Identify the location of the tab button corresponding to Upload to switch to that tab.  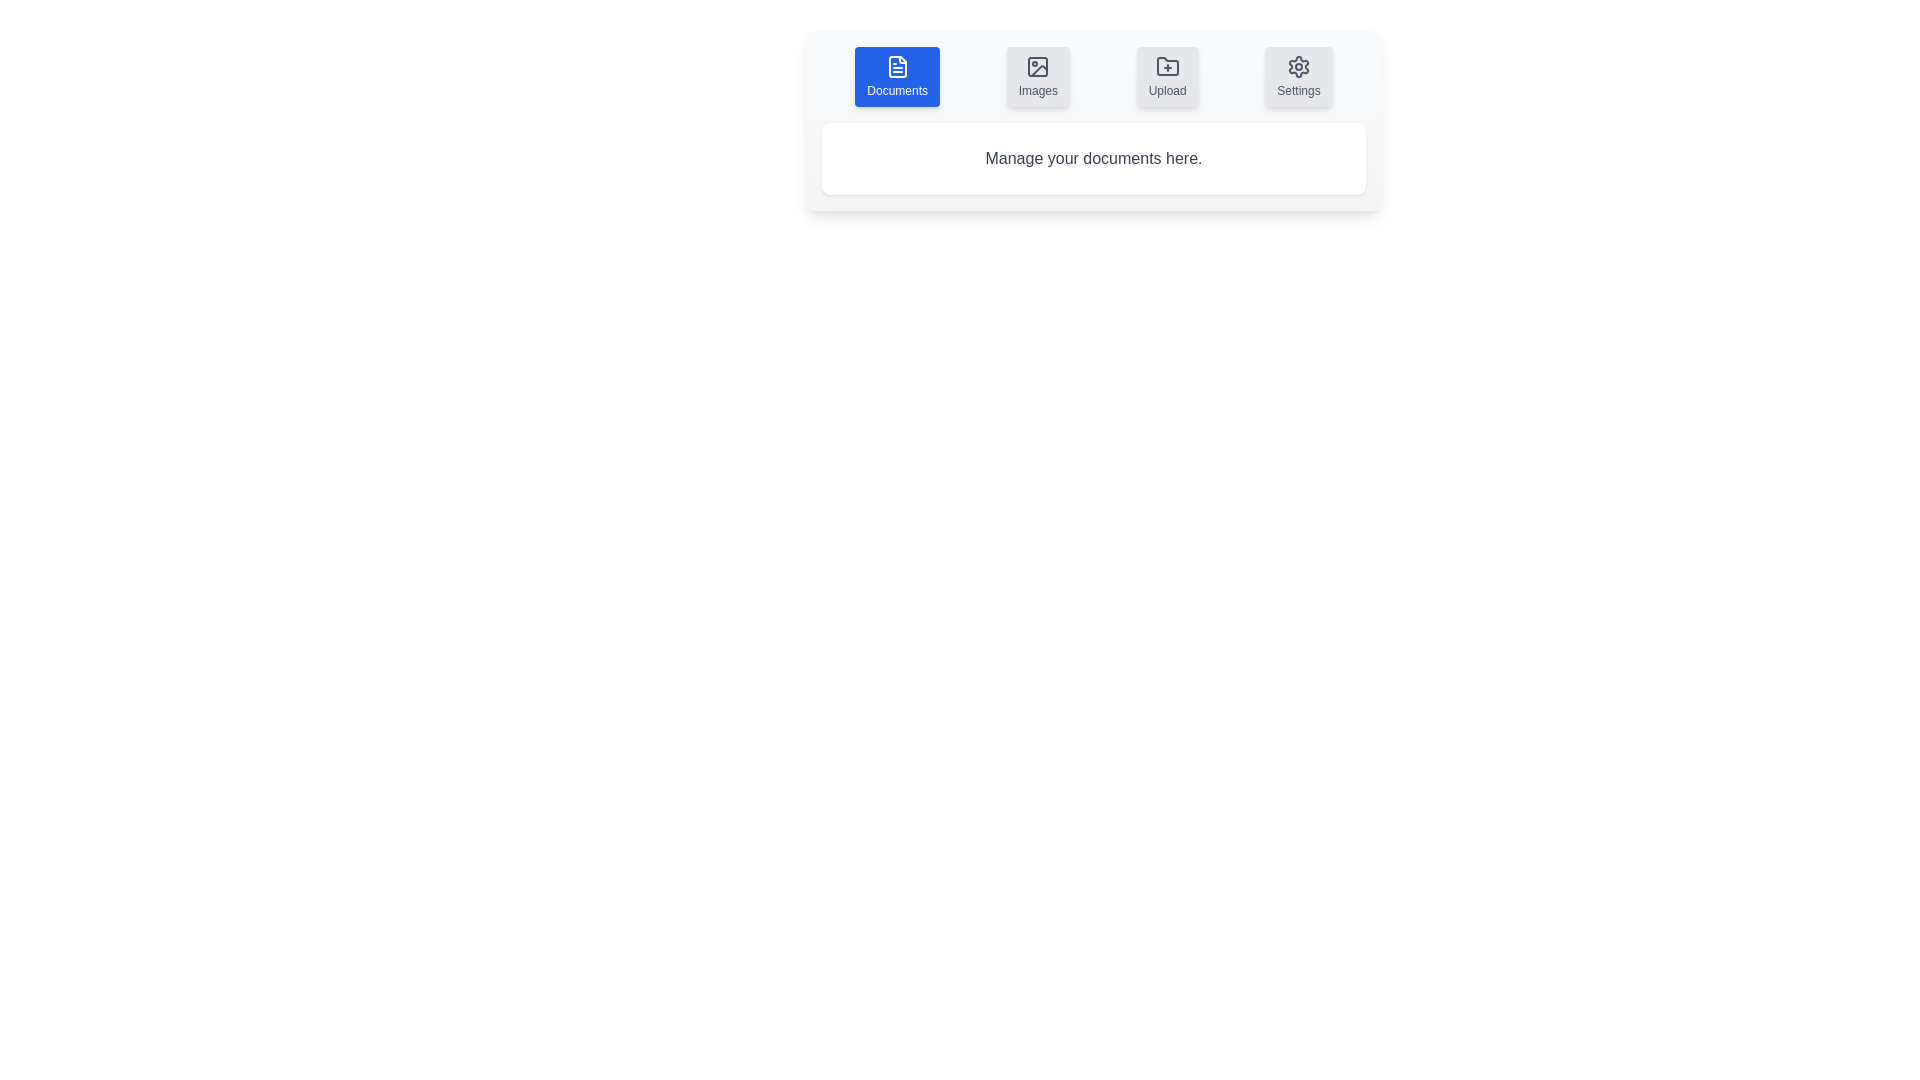
(1167, 76).